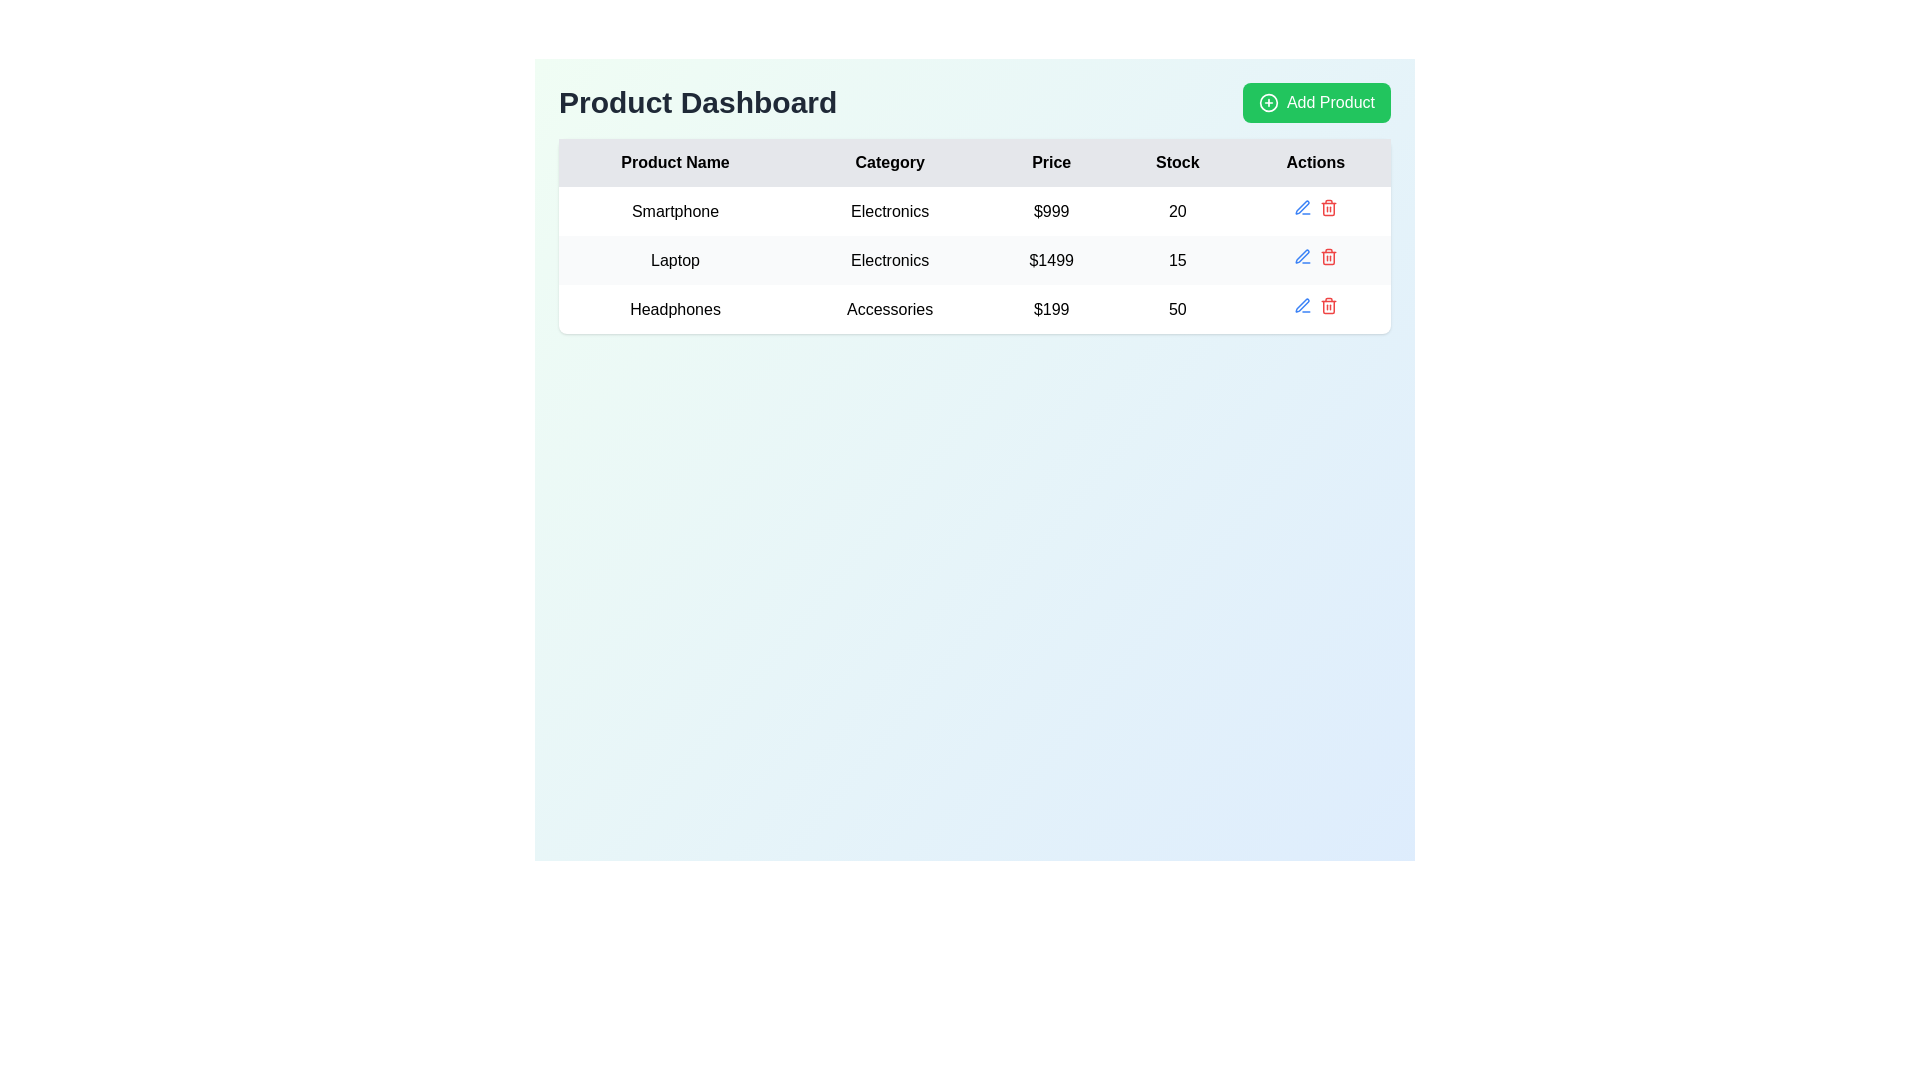 The width and height of the screenshot is (1920, 1080). I want to click on the 'Edit' button icon located in the second row of the table under the 'Actions' column to initiate editing for the product 'Laptop', so click(1302, 256).